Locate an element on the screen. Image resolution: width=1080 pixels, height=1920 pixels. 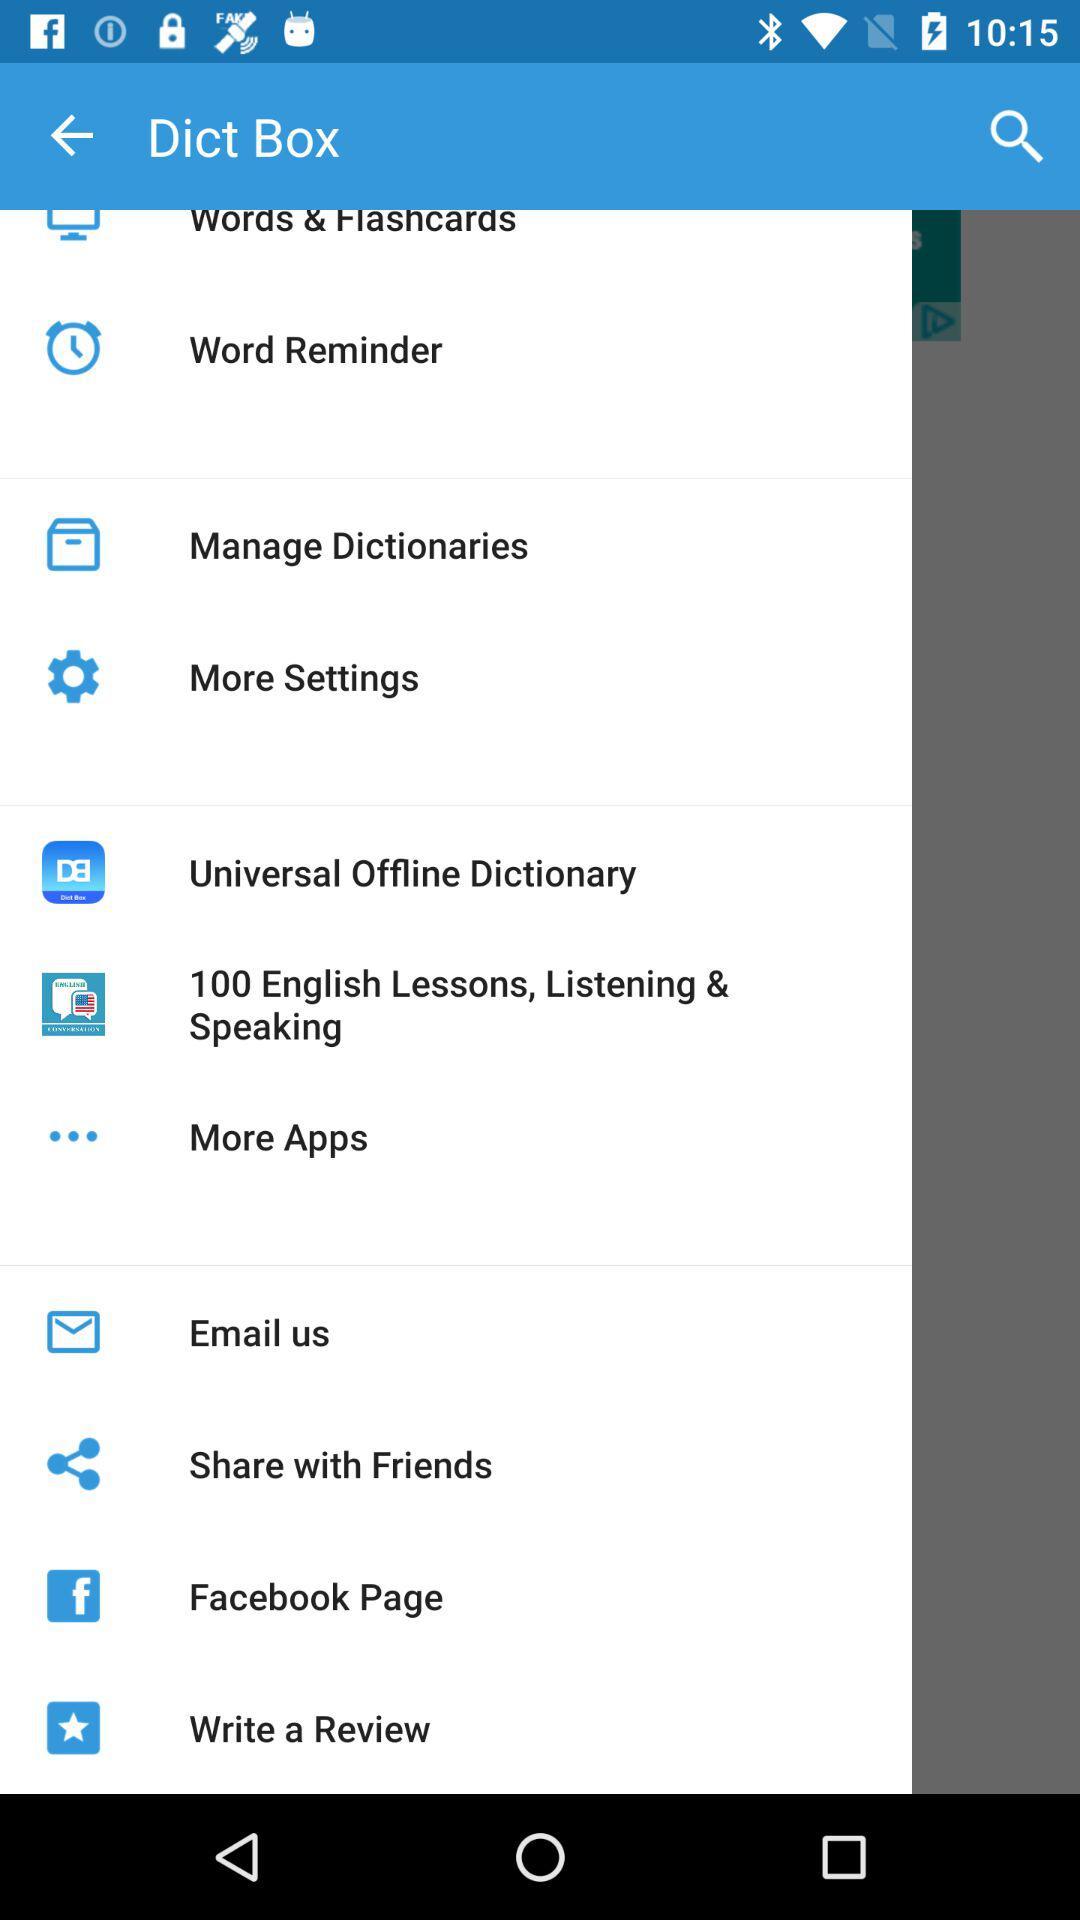
look for words is located at coordinates (540, 274).